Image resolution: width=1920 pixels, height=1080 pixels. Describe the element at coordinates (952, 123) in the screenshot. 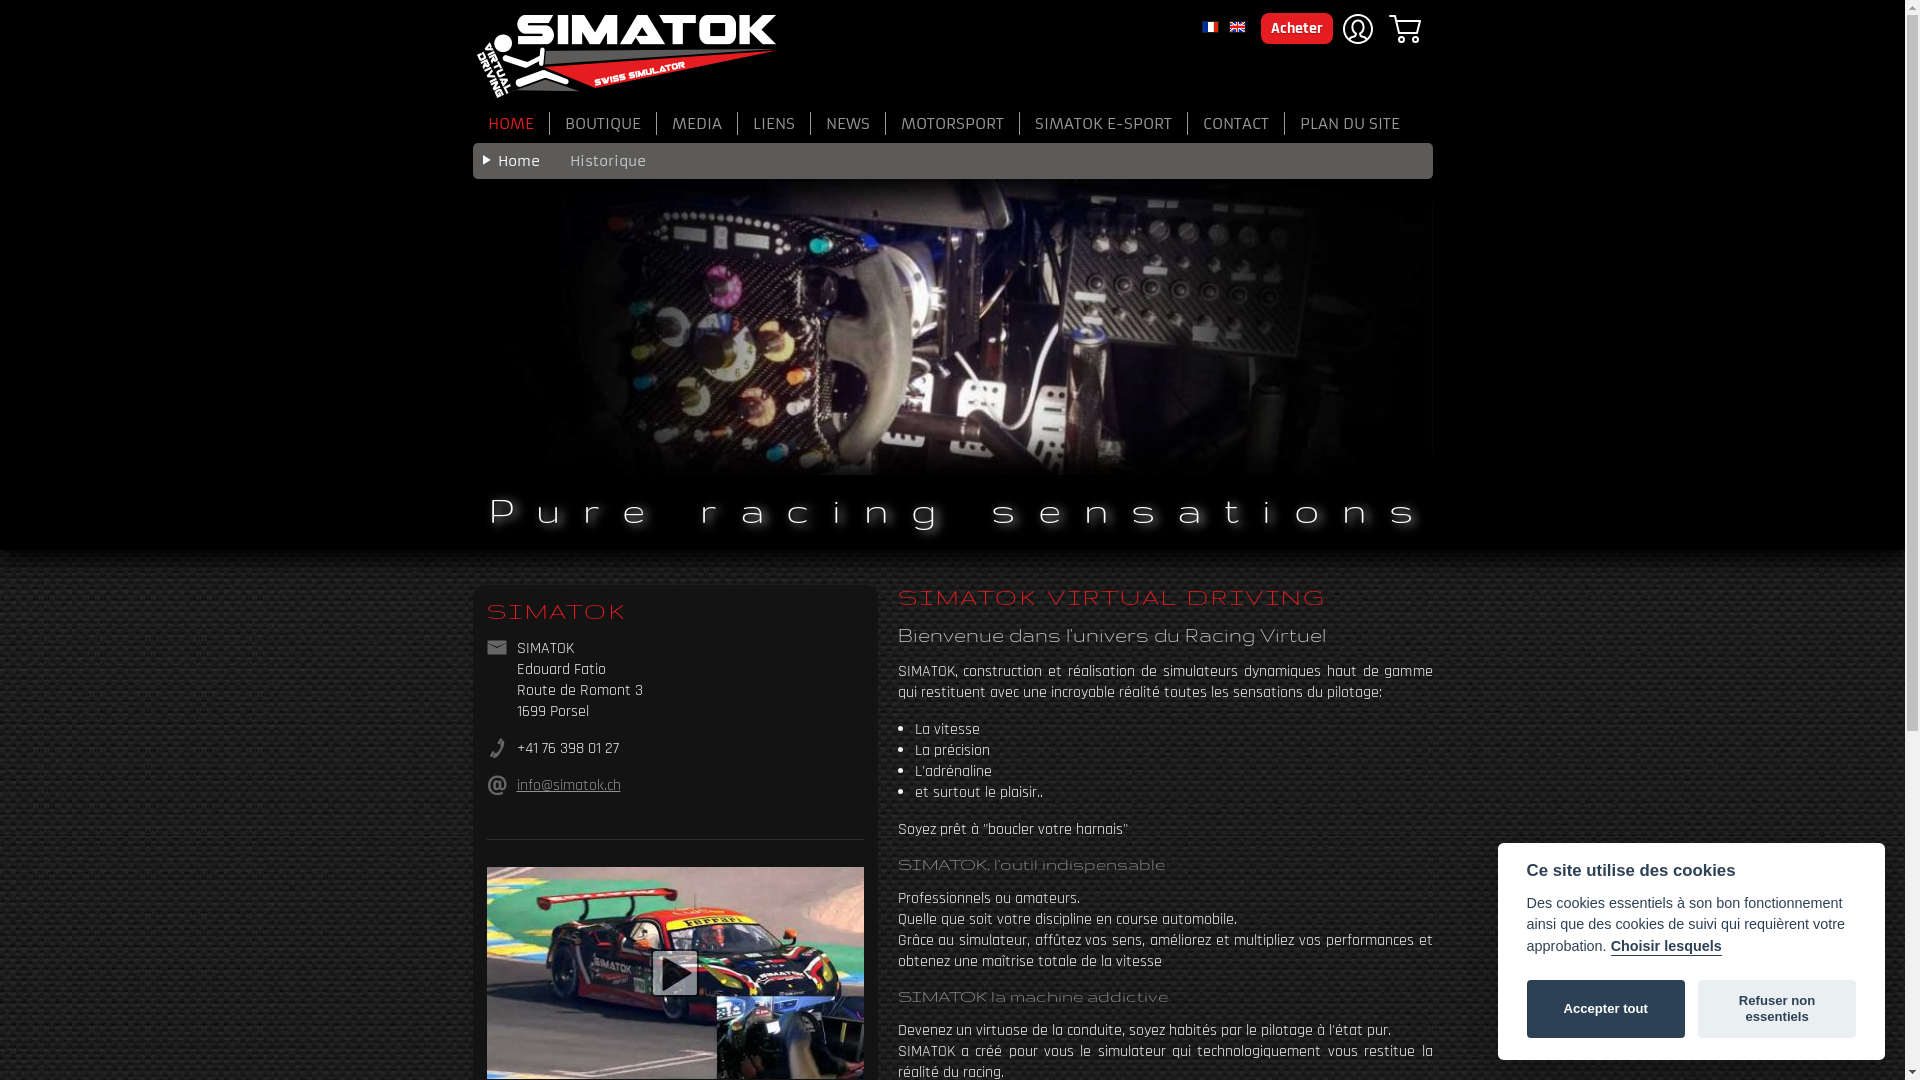

I see `'MOTORSPORT'` at that location.